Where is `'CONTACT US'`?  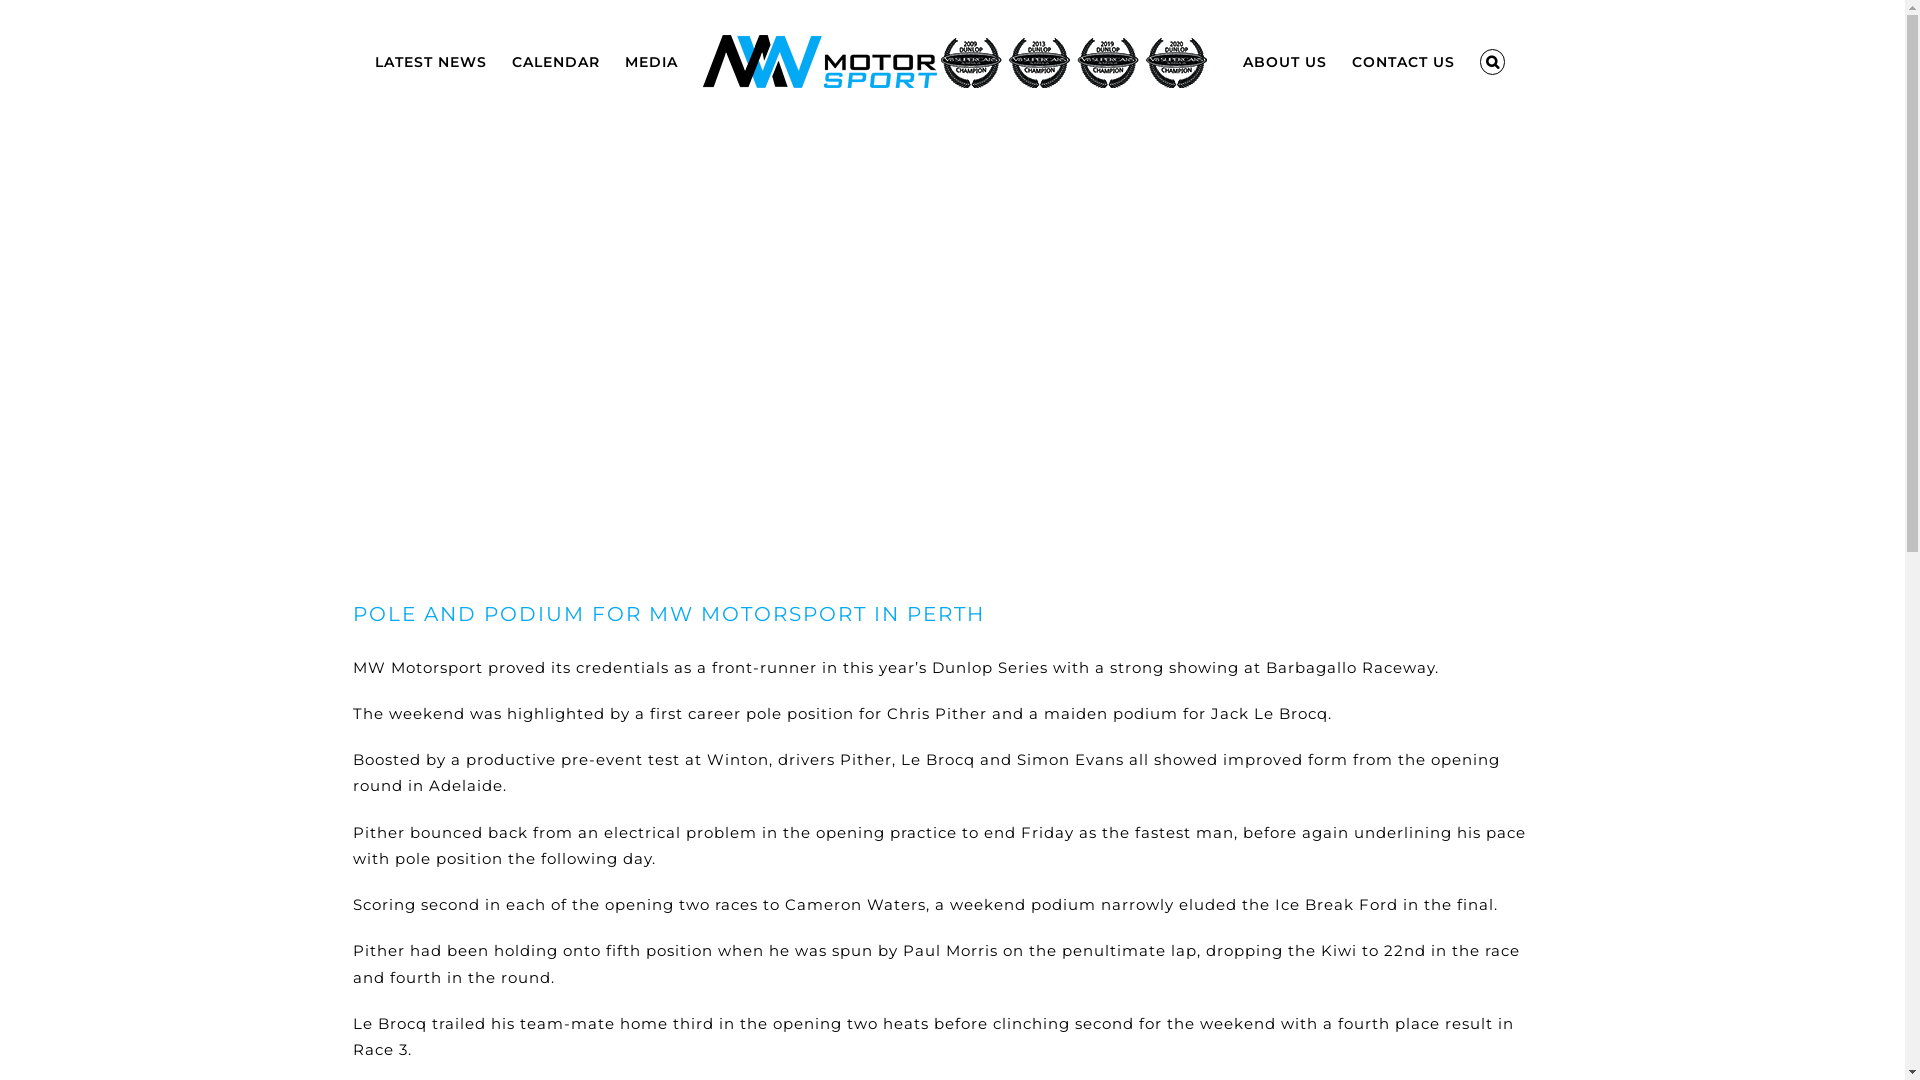 'CONTACT US' is located at coordinates (1352, 53).